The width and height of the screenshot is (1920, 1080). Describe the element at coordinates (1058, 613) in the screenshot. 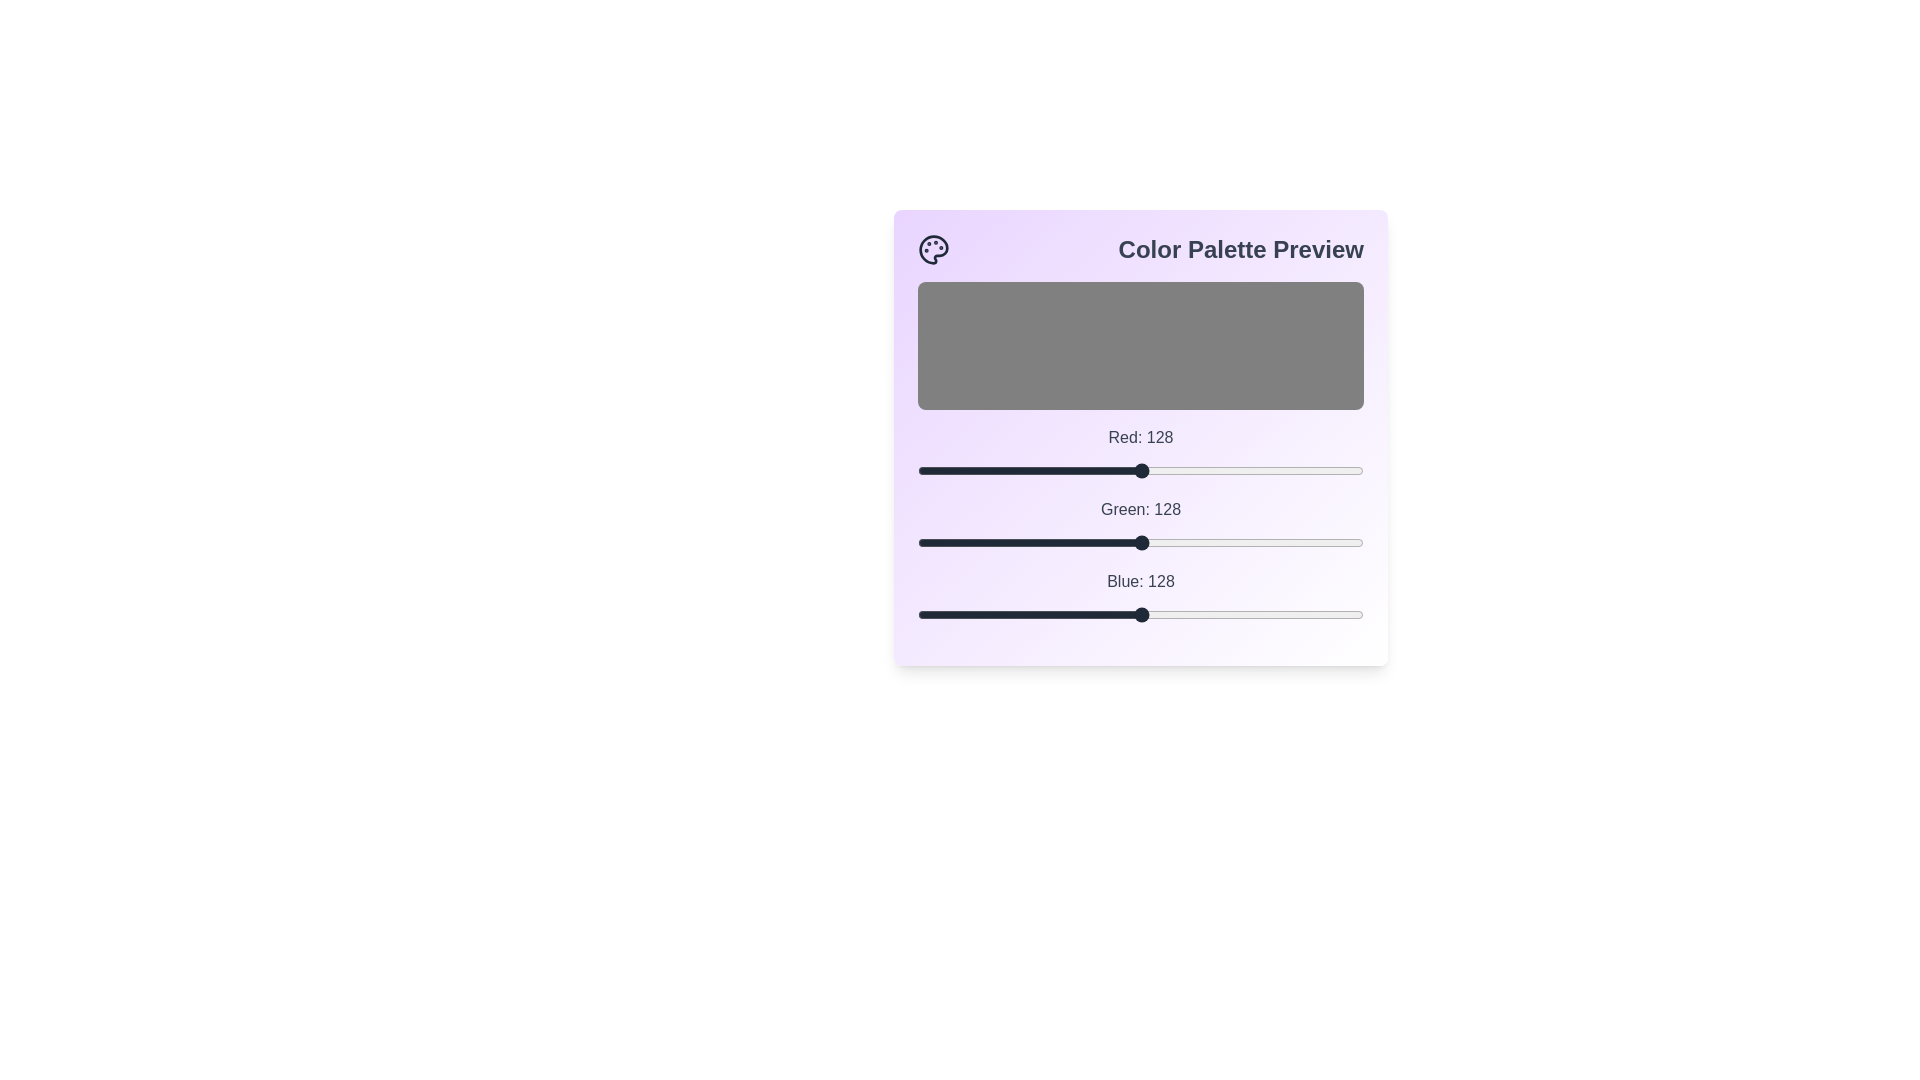

I see `the blue color value` at that location.